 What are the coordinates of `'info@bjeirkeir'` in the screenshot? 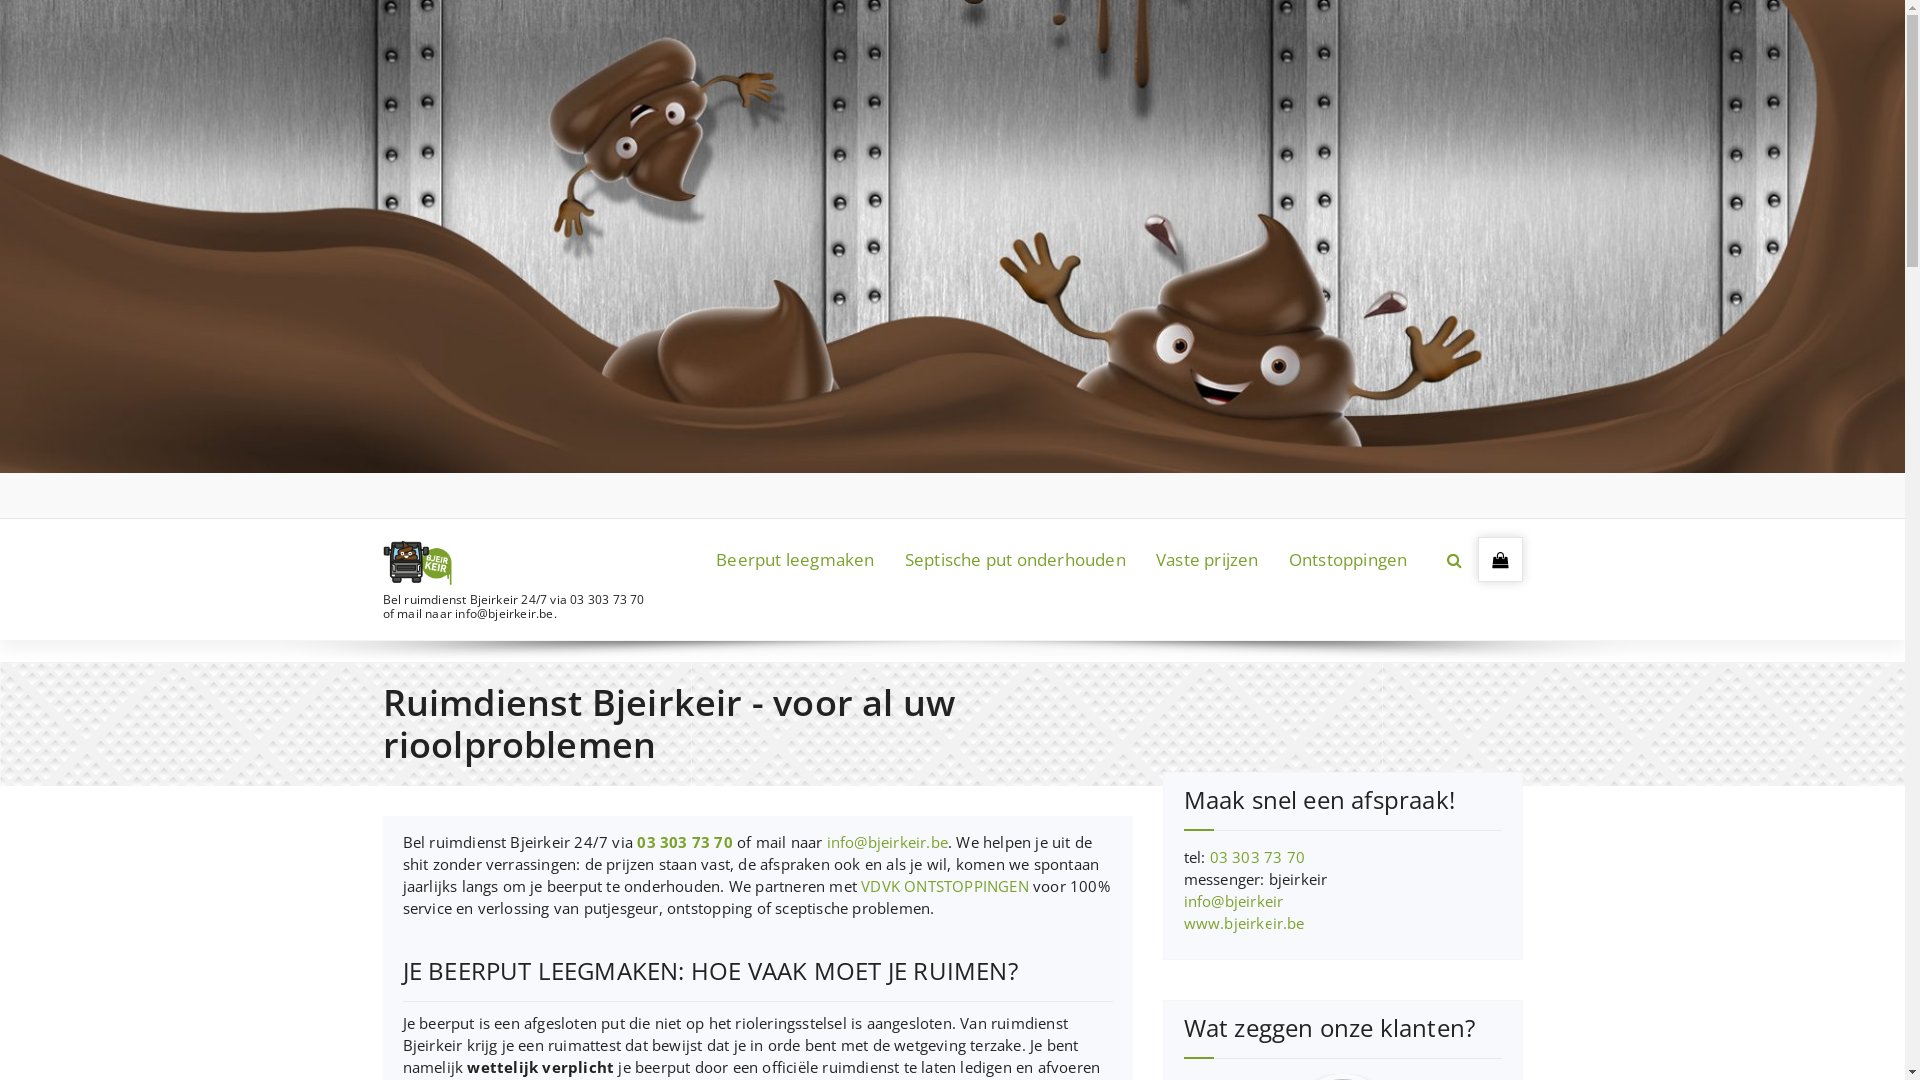 It's located at (1184, 901).